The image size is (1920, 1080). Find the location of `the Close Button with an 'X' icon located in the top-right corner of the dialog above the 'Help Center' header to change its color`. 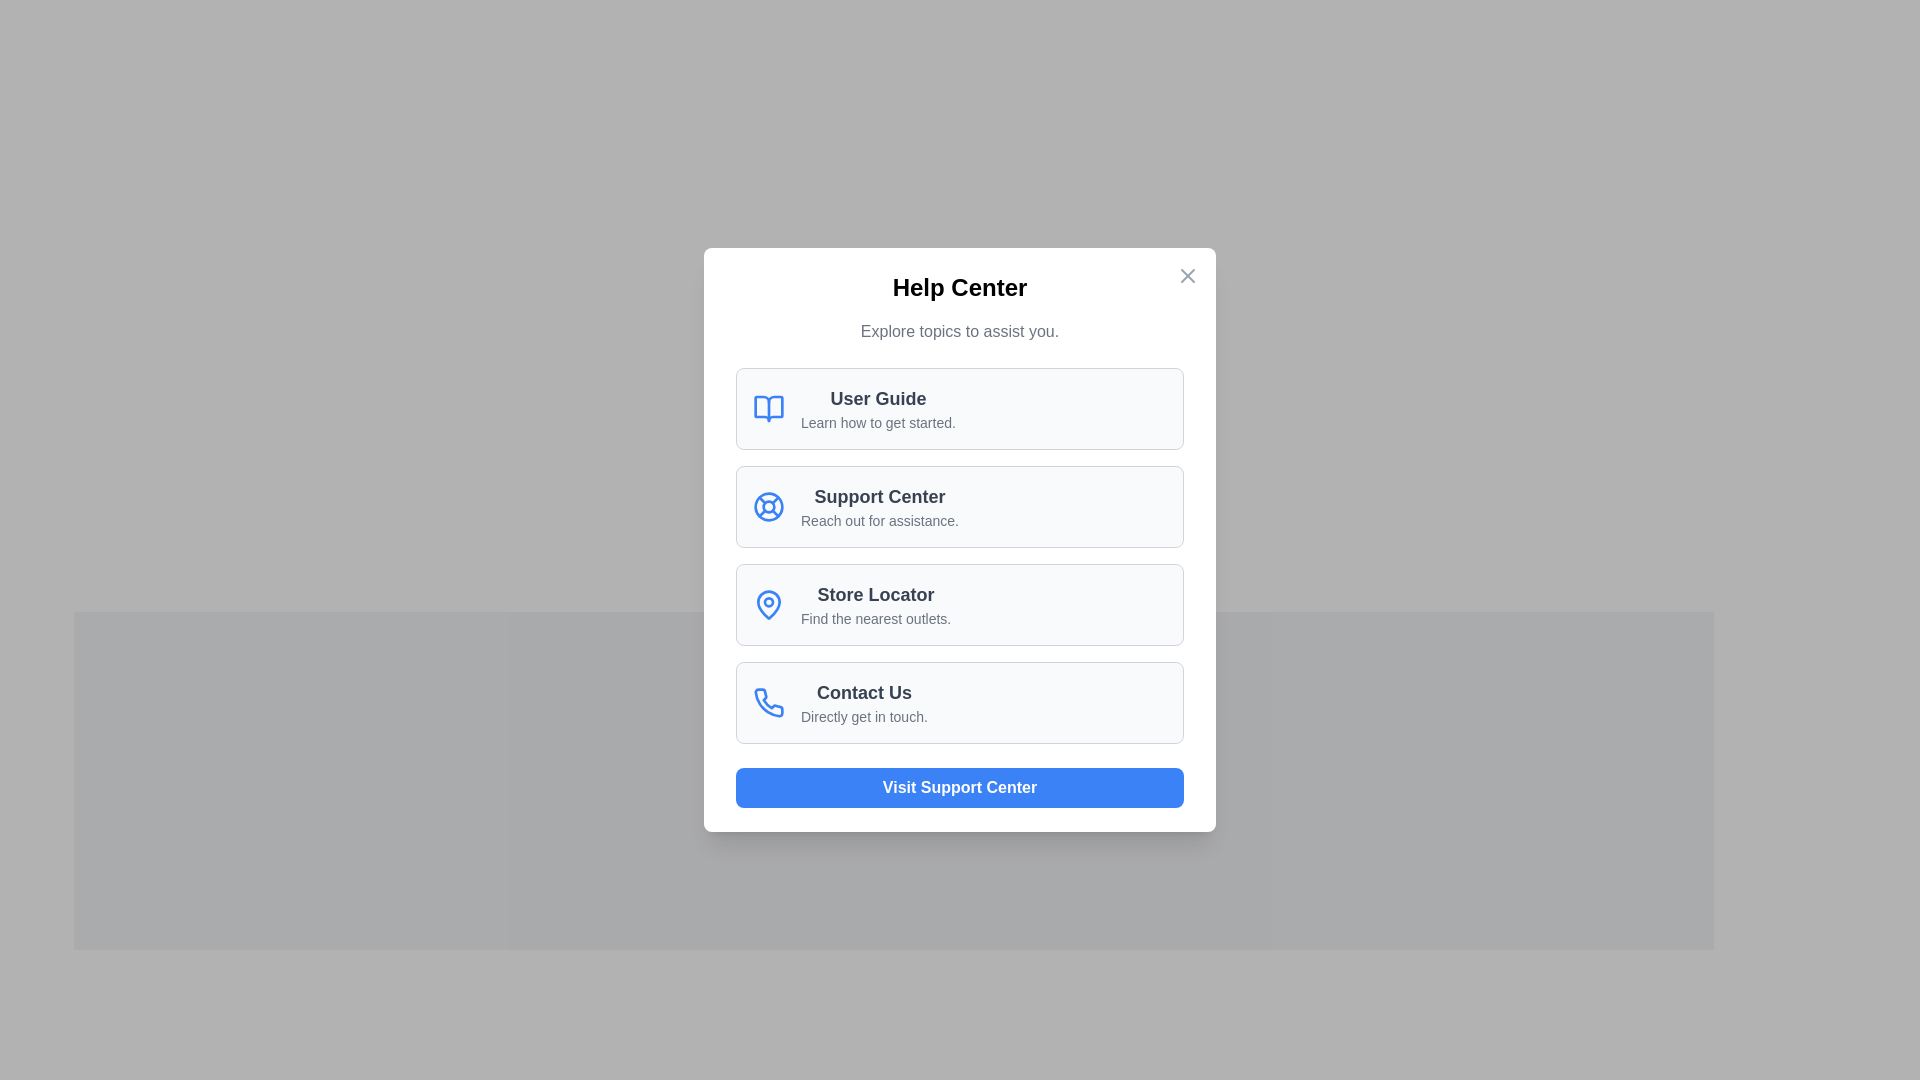

the Close Button with an 'X' icon located in the top-right corner of the dialog above the 'Help Center' header to change its color is located at coordinates (1188, 276).